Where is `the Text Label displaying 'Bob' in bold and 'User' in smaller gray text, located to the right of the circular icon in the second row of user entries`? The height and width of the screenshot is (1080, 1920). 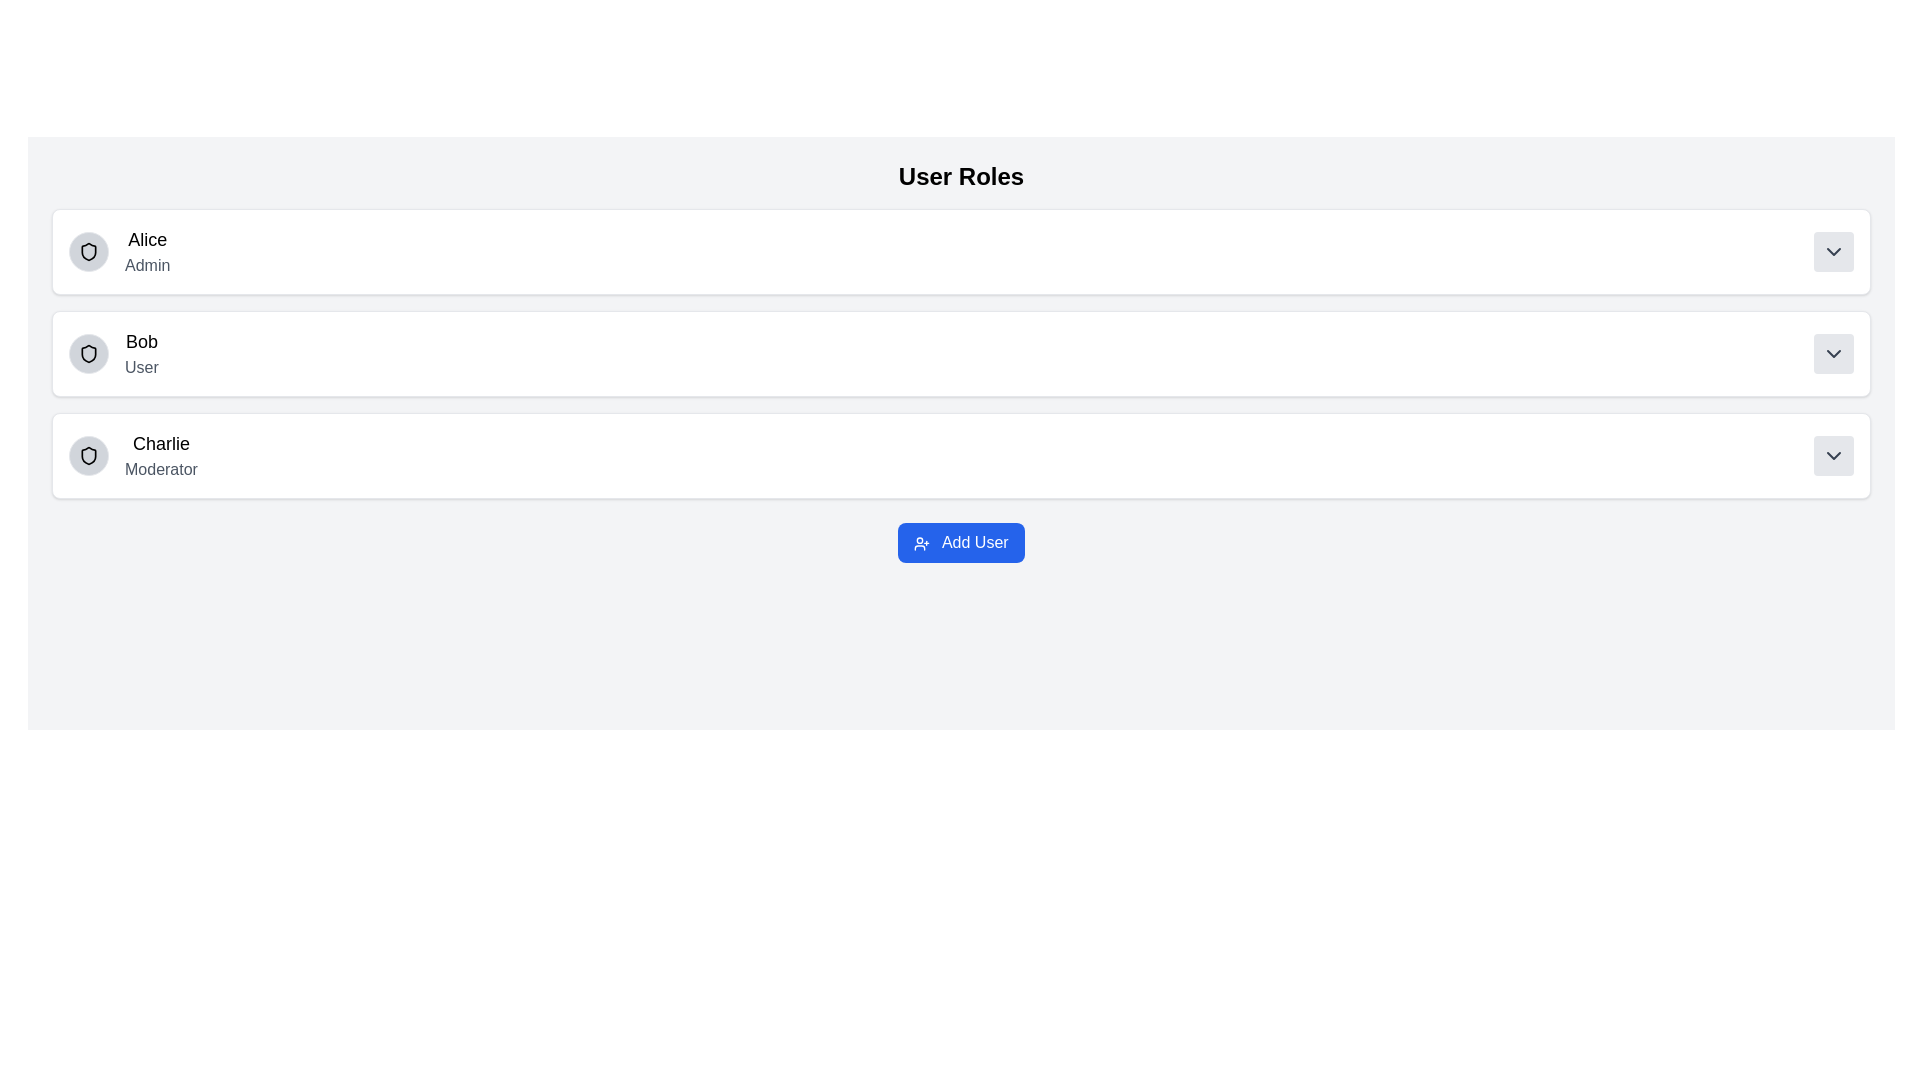
the Text Label displaying 'Bob' in bold and 'User' in smaller gray text, located to the right of the circular icon in the second row of user entries is located at coordinates (140, 353).